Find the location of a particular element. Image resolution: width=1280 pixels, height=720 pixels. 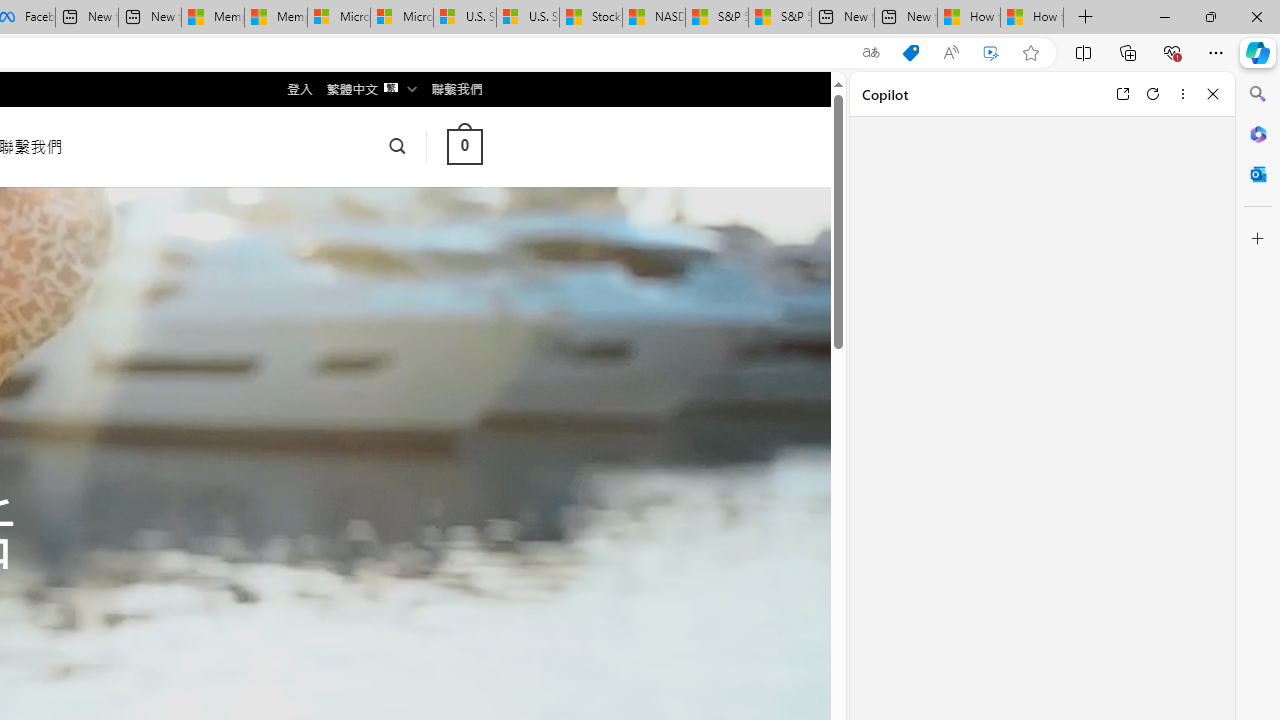

'Customize' is located at coordinates (1257, 238).